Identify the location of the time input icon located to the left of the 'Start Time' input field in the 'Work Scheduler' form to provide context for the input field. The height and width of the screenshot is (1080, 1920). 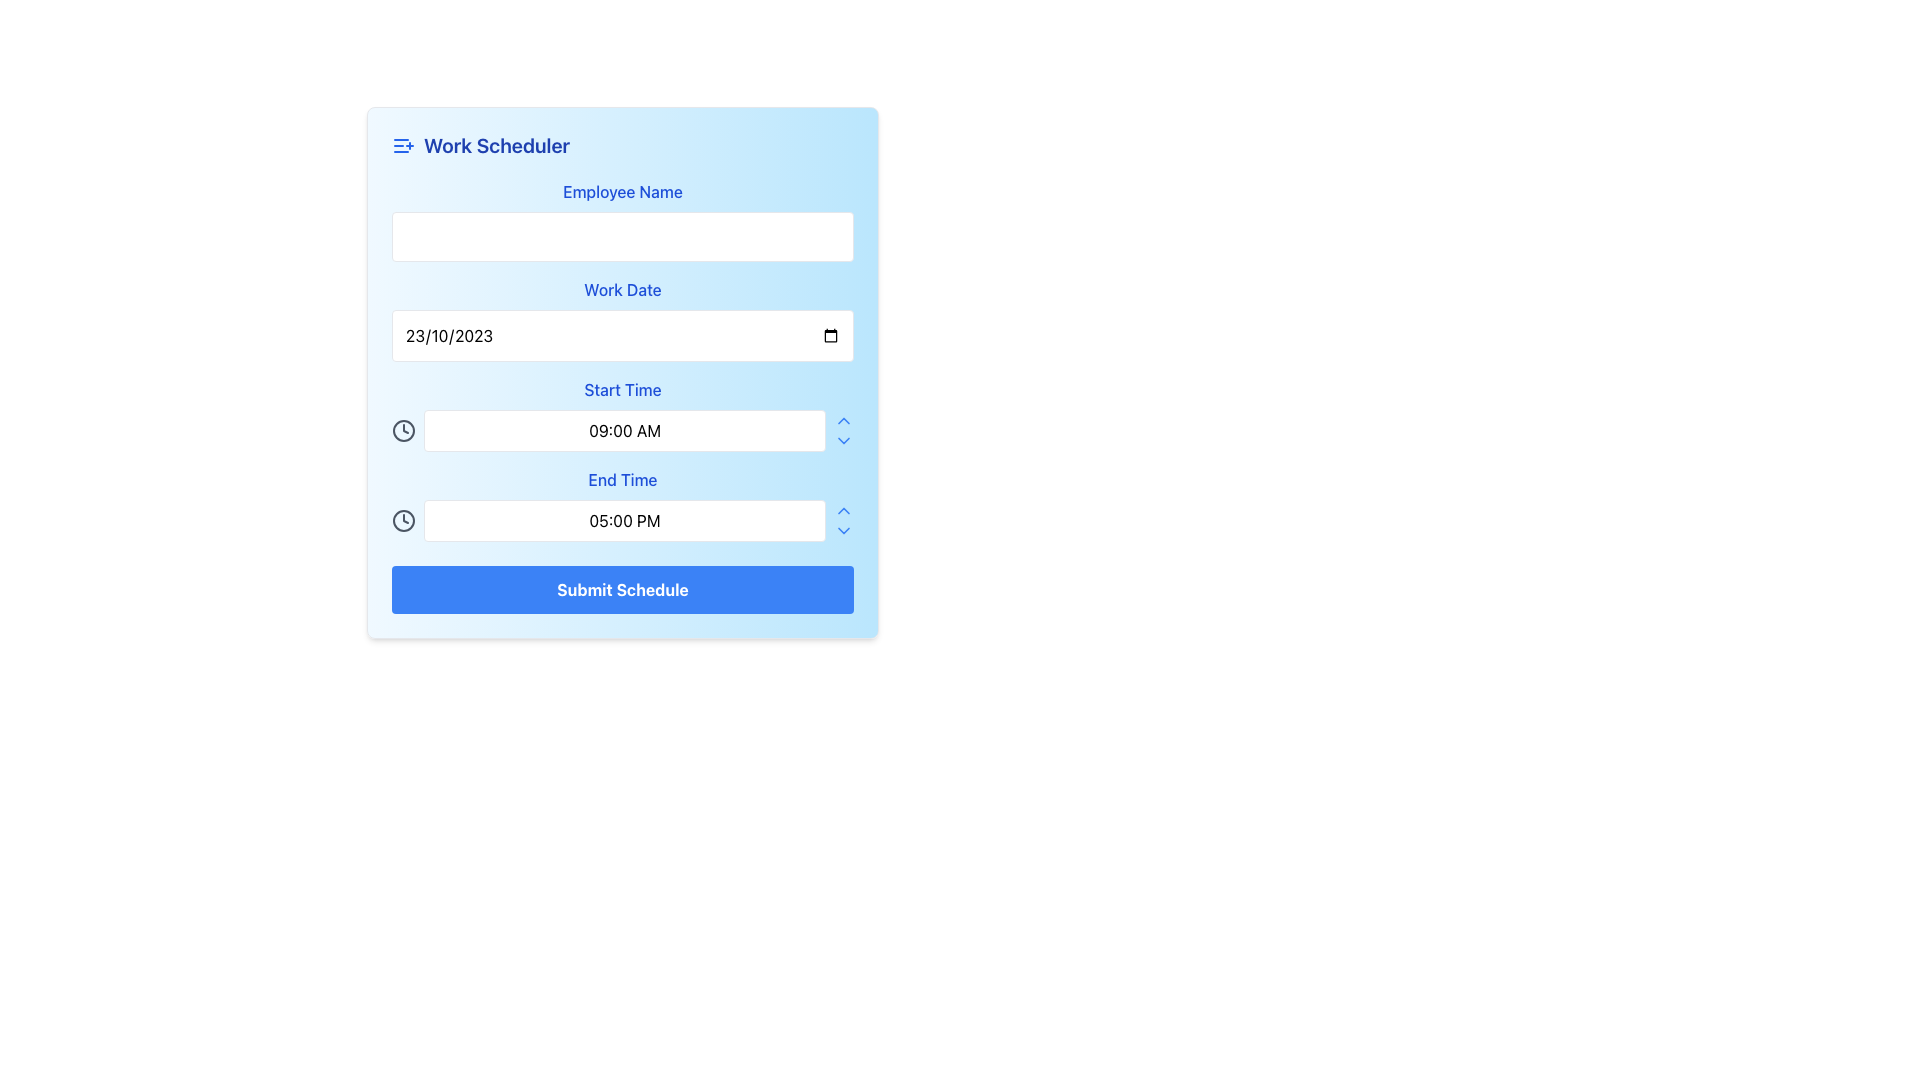
(402, 519).